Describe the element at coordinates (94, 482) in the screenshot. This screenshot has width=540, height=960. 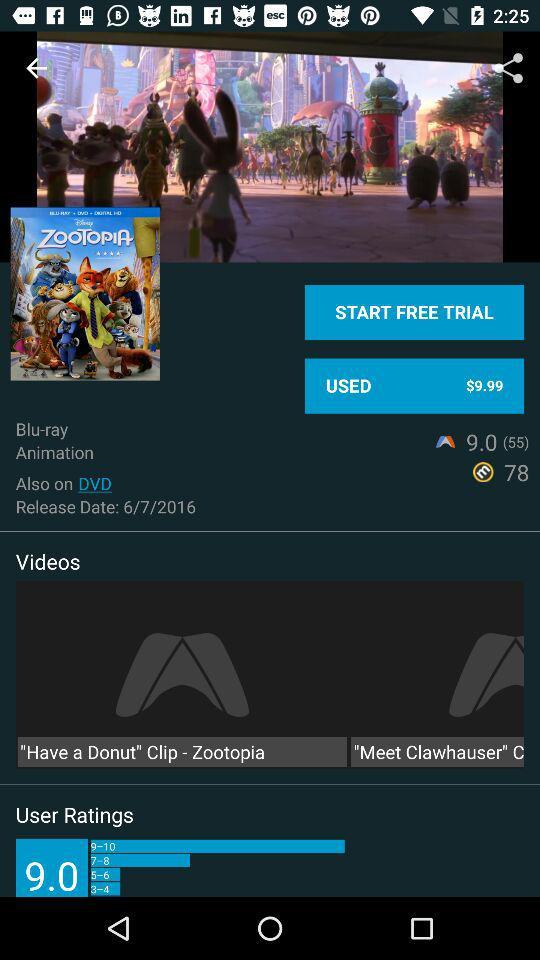
I see `item below animation` at that location.